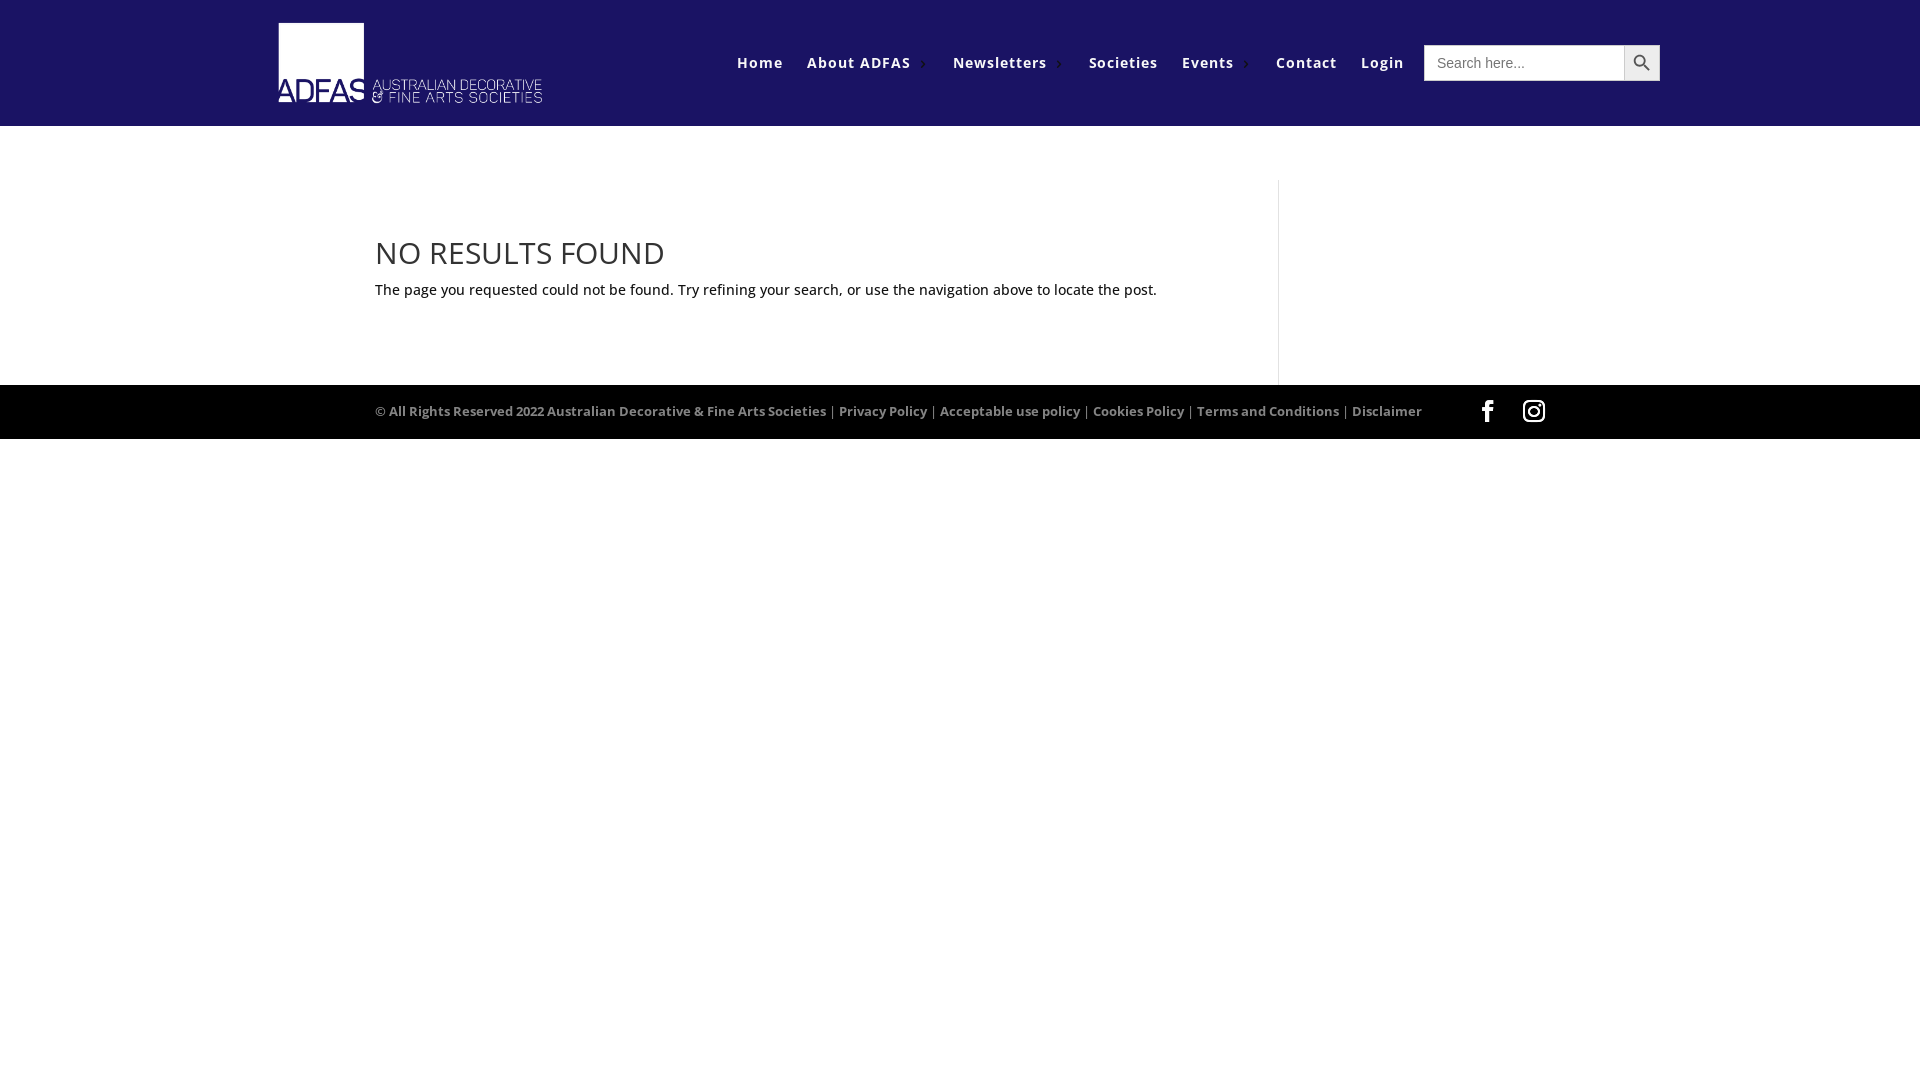  I want to click on 'Acceptable use policy', so click(1009, 410).